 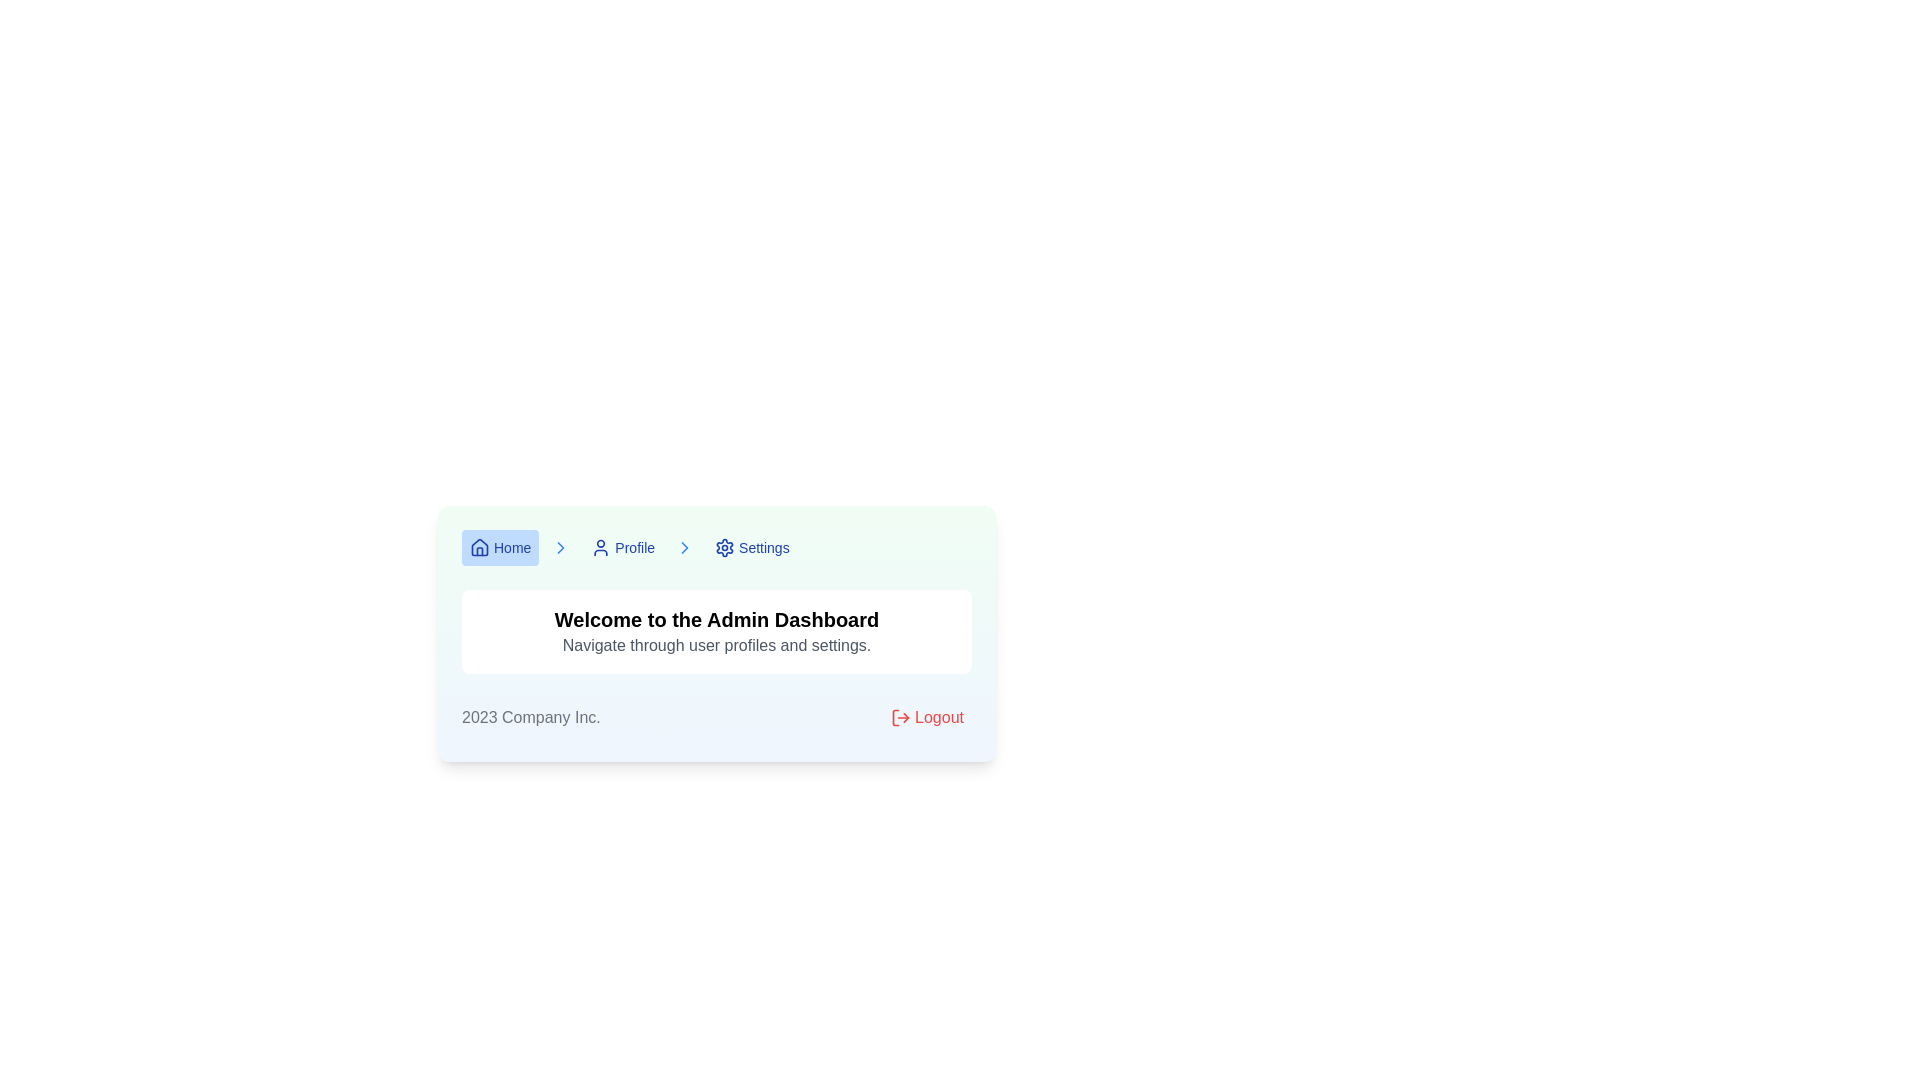 What do you see at coordinates (723, 547) in the screenshot?
I see `the gear icon in the navigation bar, located next to the 'Settings' text` at bounding box center [723, 547].